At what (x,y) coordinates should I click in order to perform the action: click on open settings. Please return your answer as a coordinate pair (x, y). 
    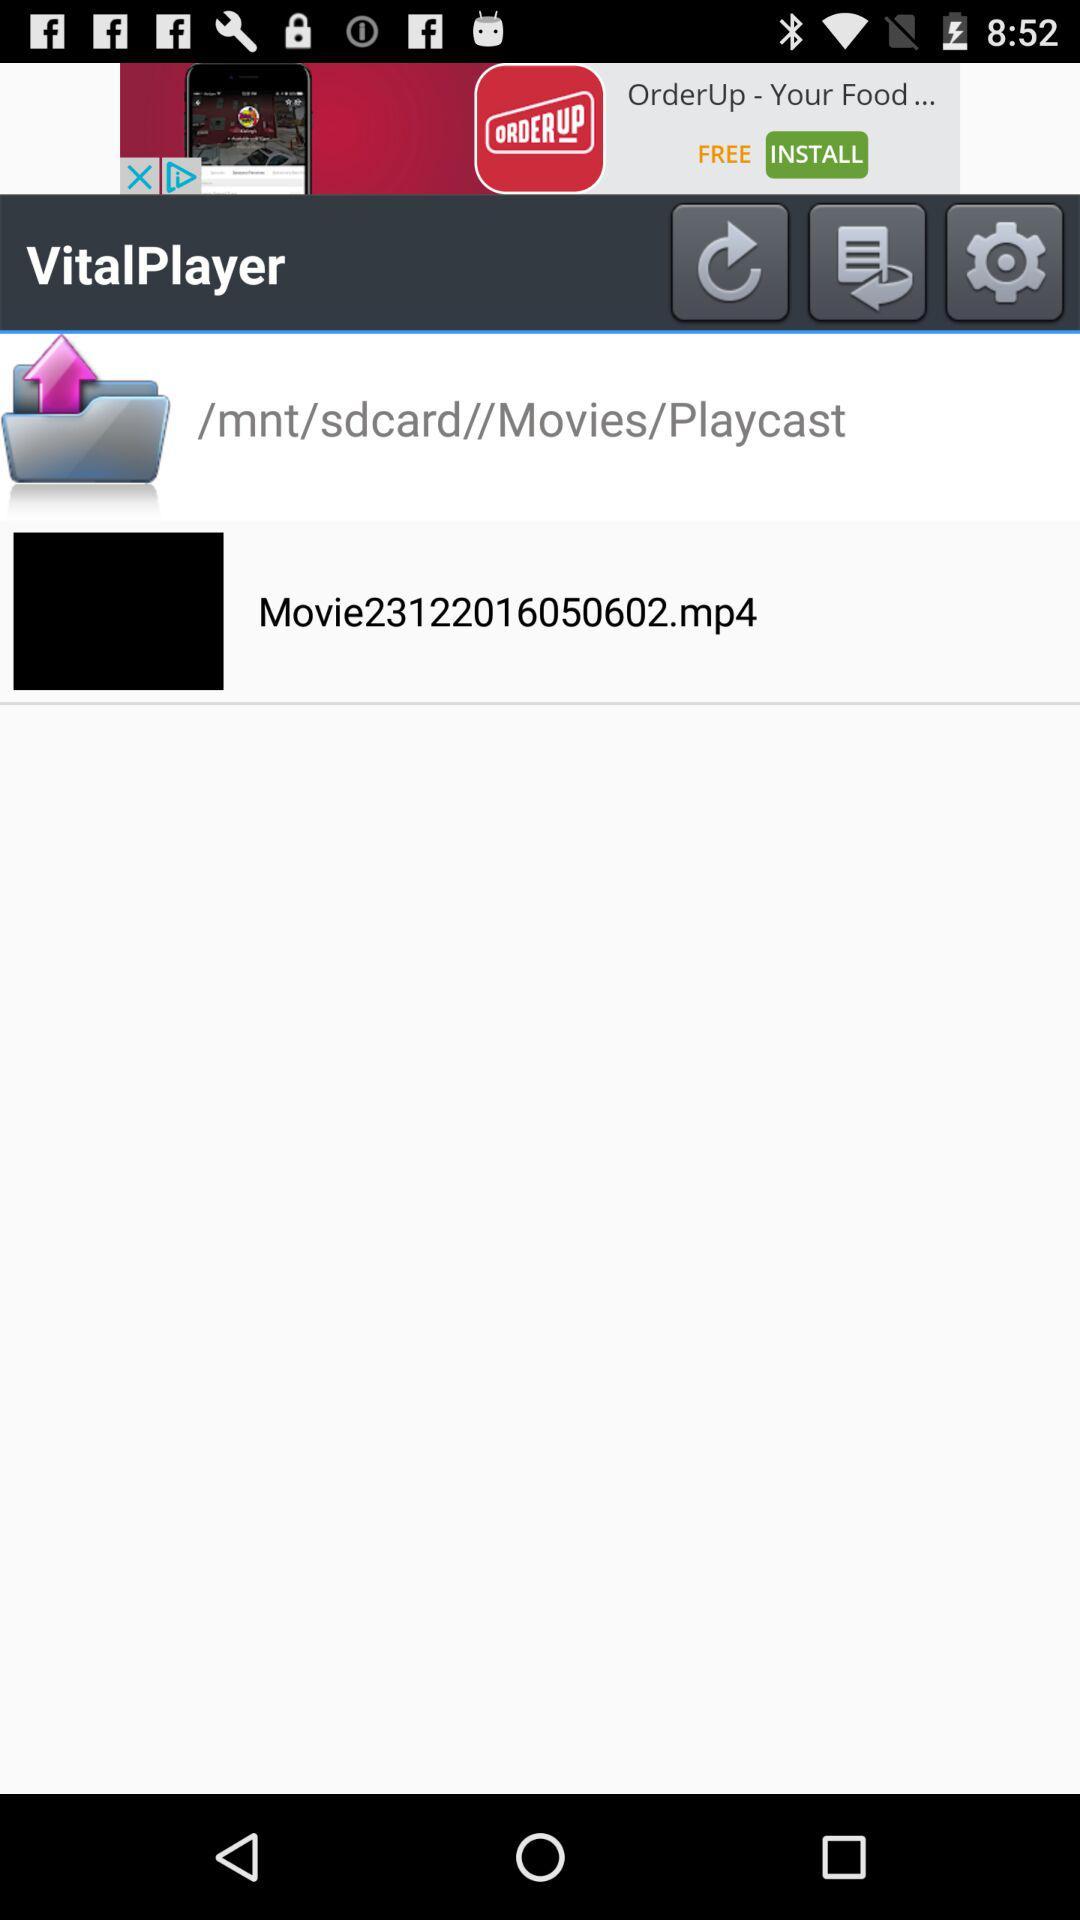
    Looking at the image, I should click on (1004, 262).